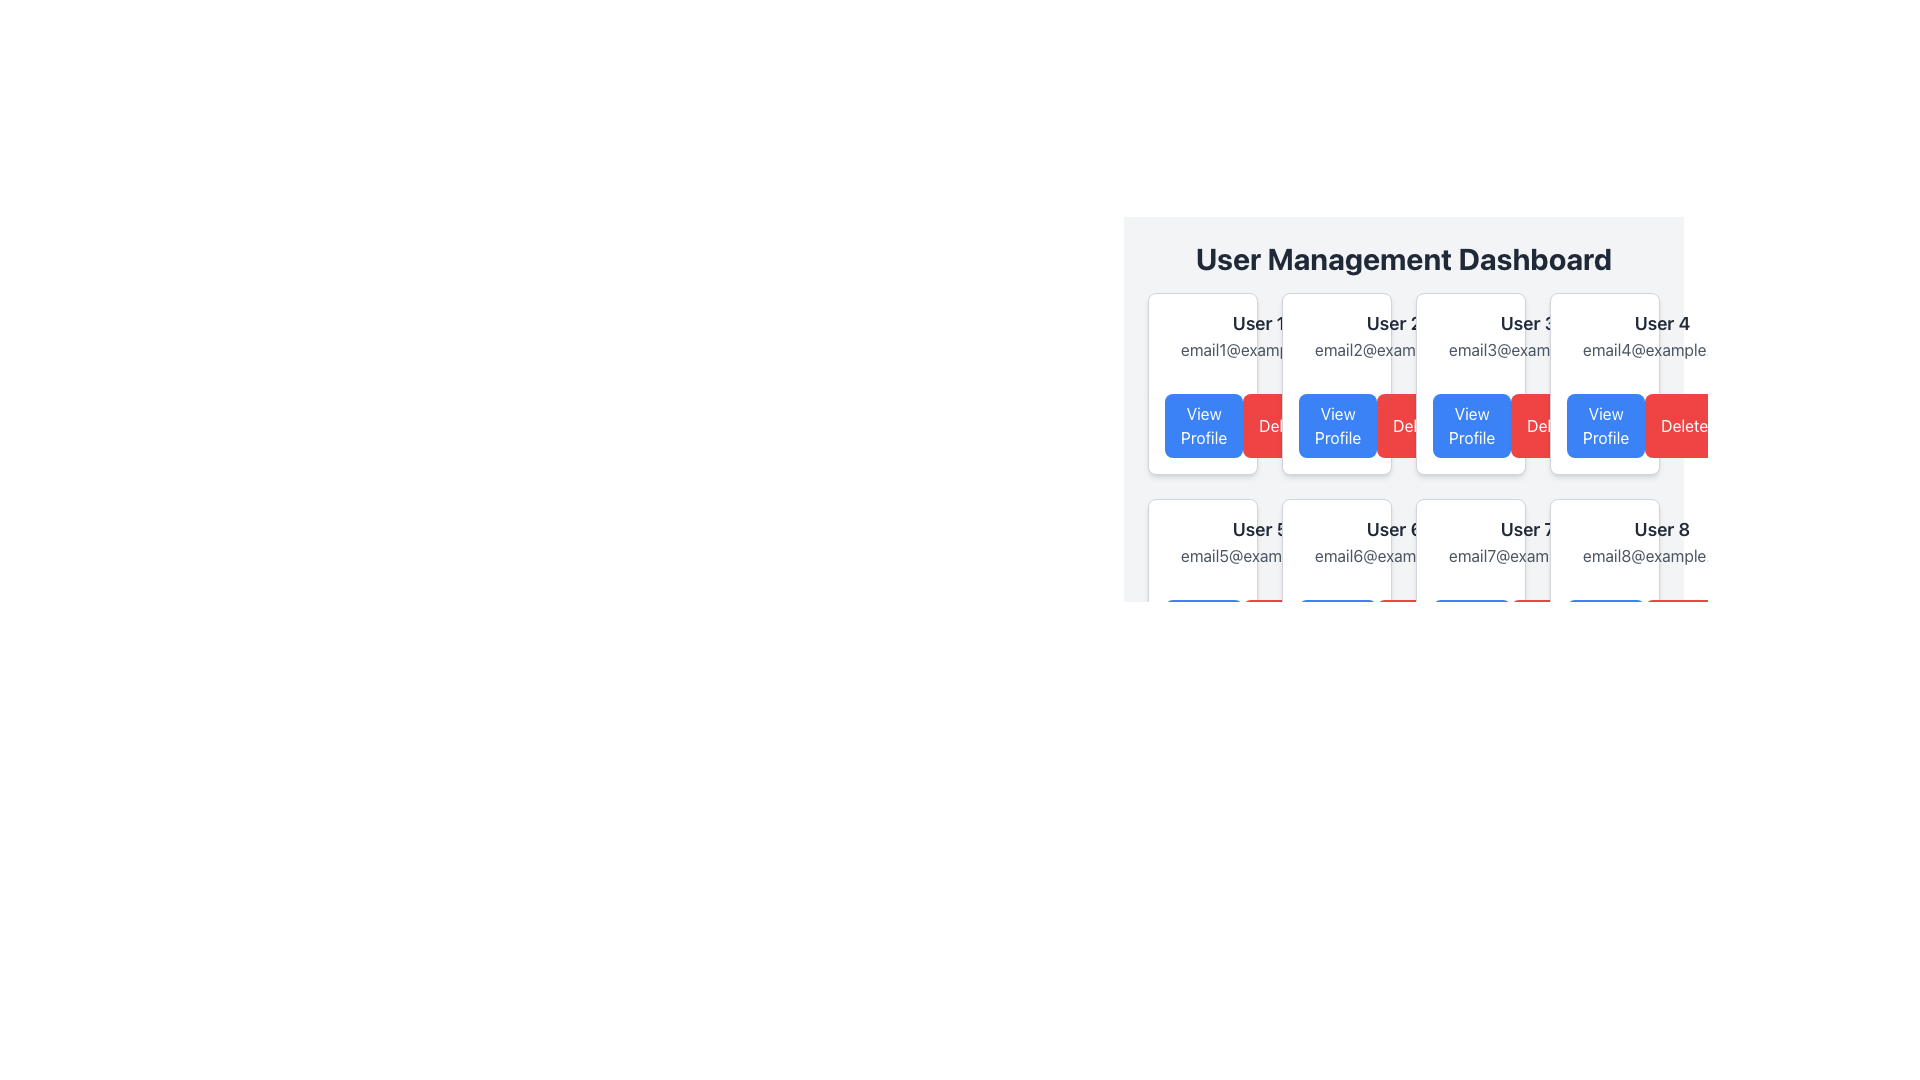 The image size is (1920, 1080). Describe the element at coordinates (1257, 349) in the screenshot. I see `the informational text label displaying the email address associated with 'User 1', located at the bottom of the user management section's first card` at that location.